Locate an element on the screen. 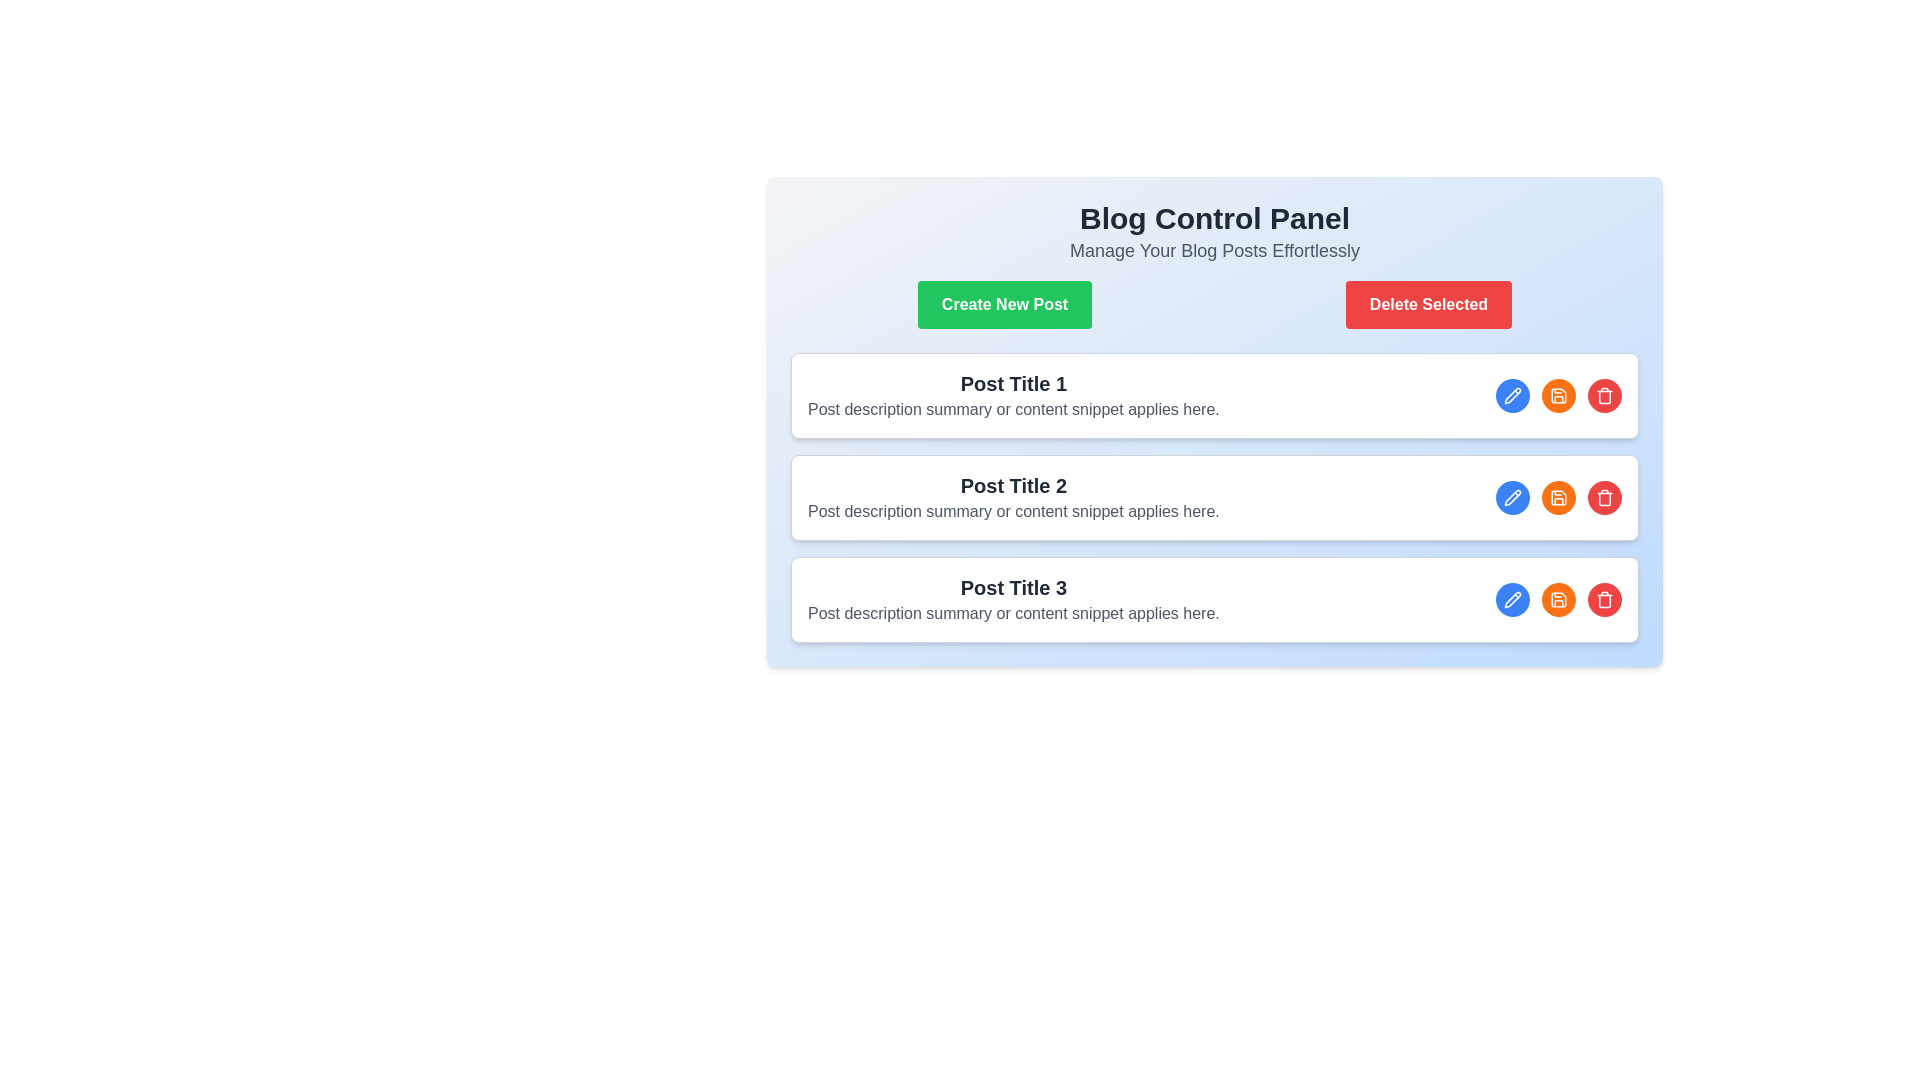 This screenshot has width=1920, height=1080. the text element containing the title and description of the blog post located in the topmost card under the 'Blog Control Panel' is located at coordinates (1013, 396).